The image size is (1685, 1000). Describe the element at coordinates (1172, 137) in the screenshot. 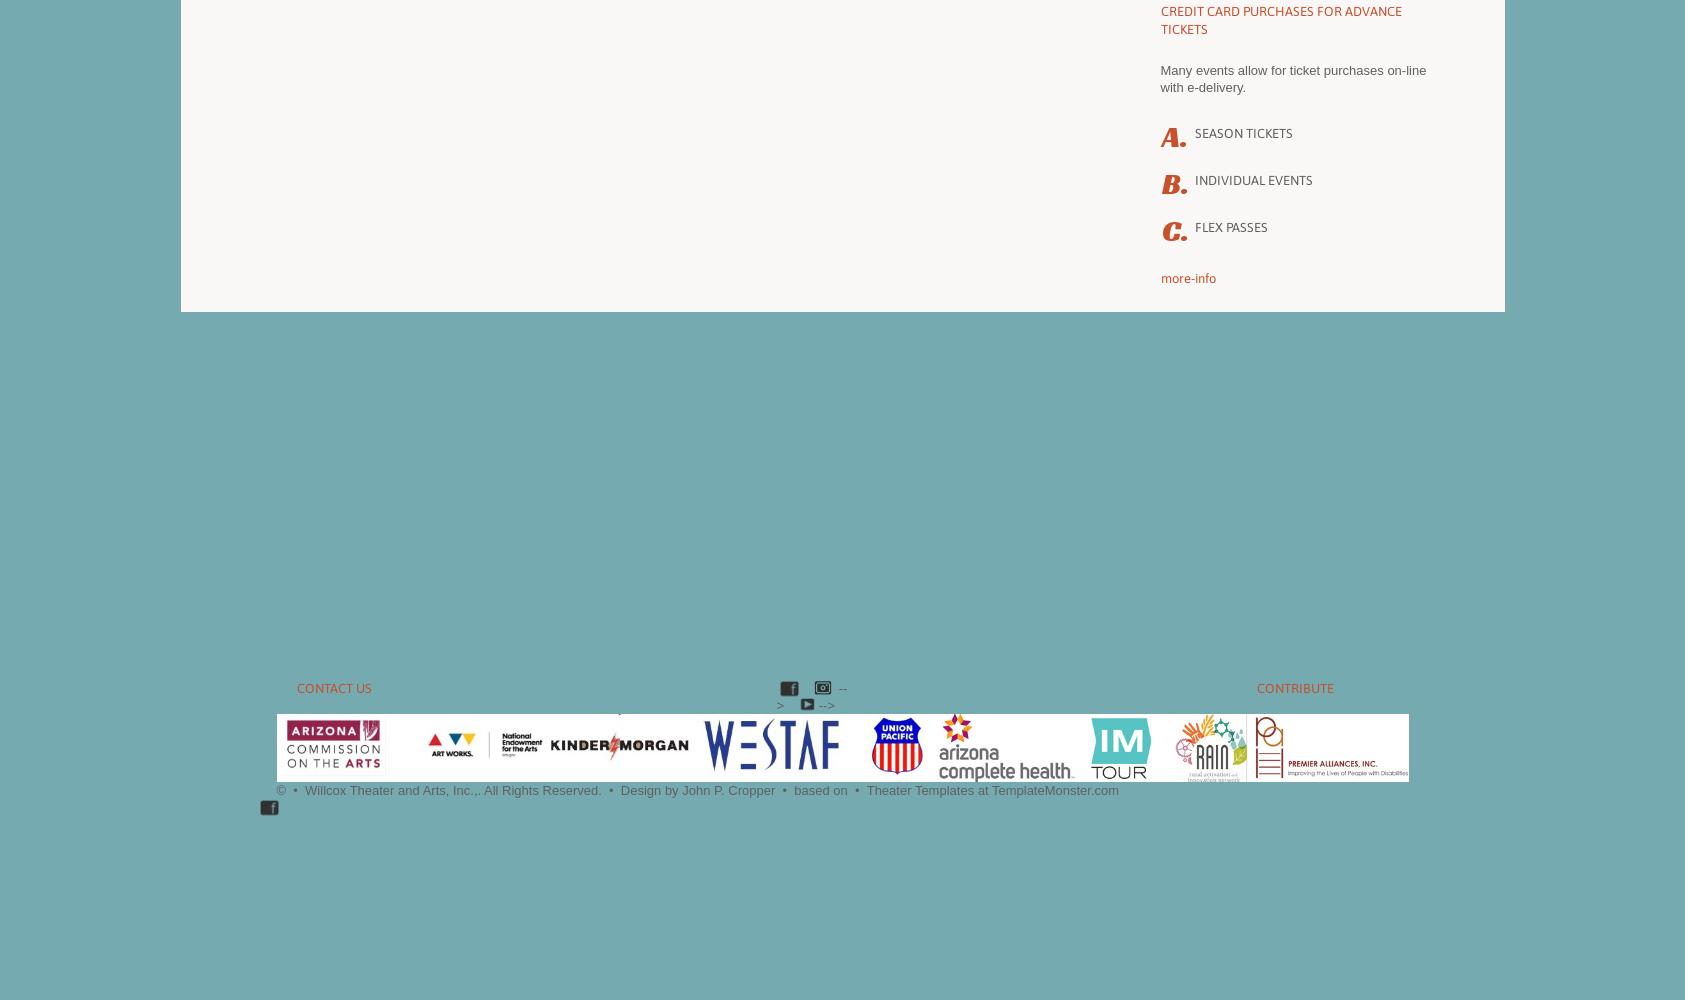

I see `'A.'` at that location.